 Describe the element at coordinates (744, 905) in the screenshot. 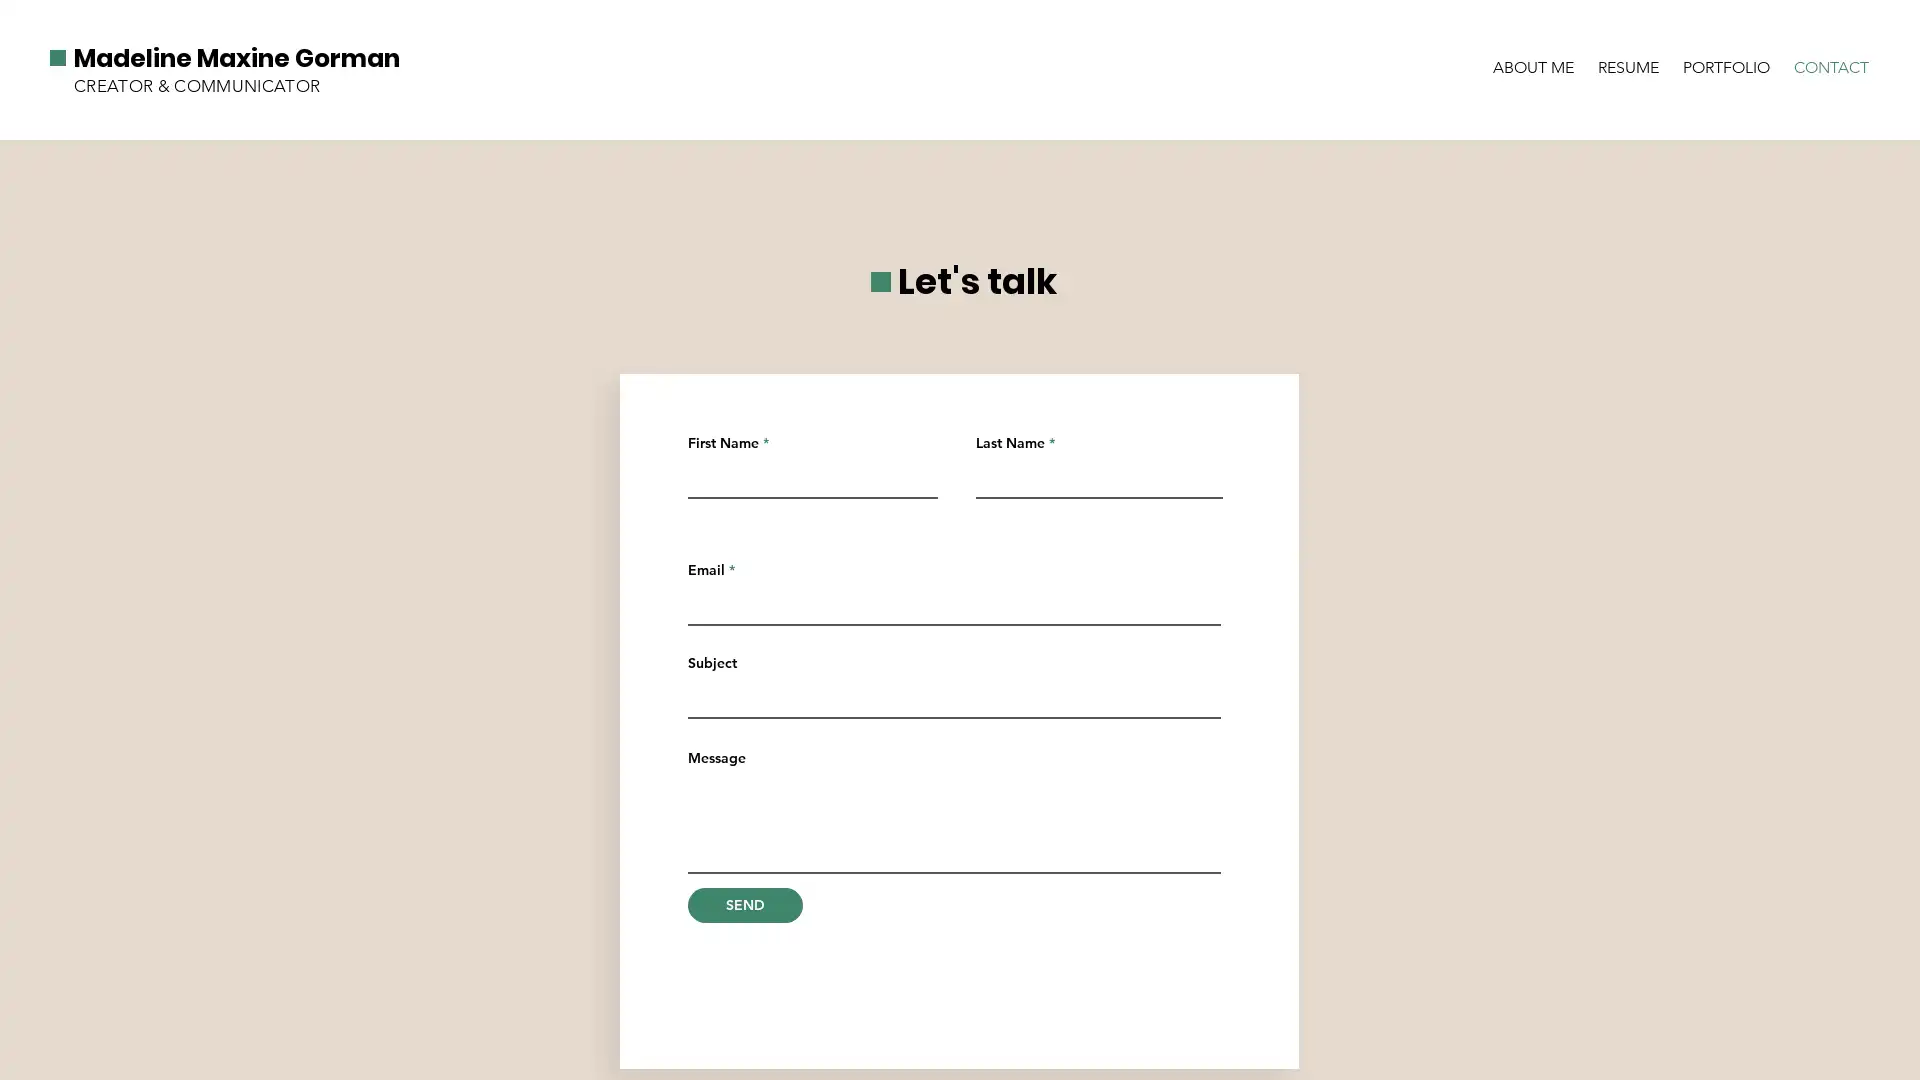

I see `SEND` at that location.